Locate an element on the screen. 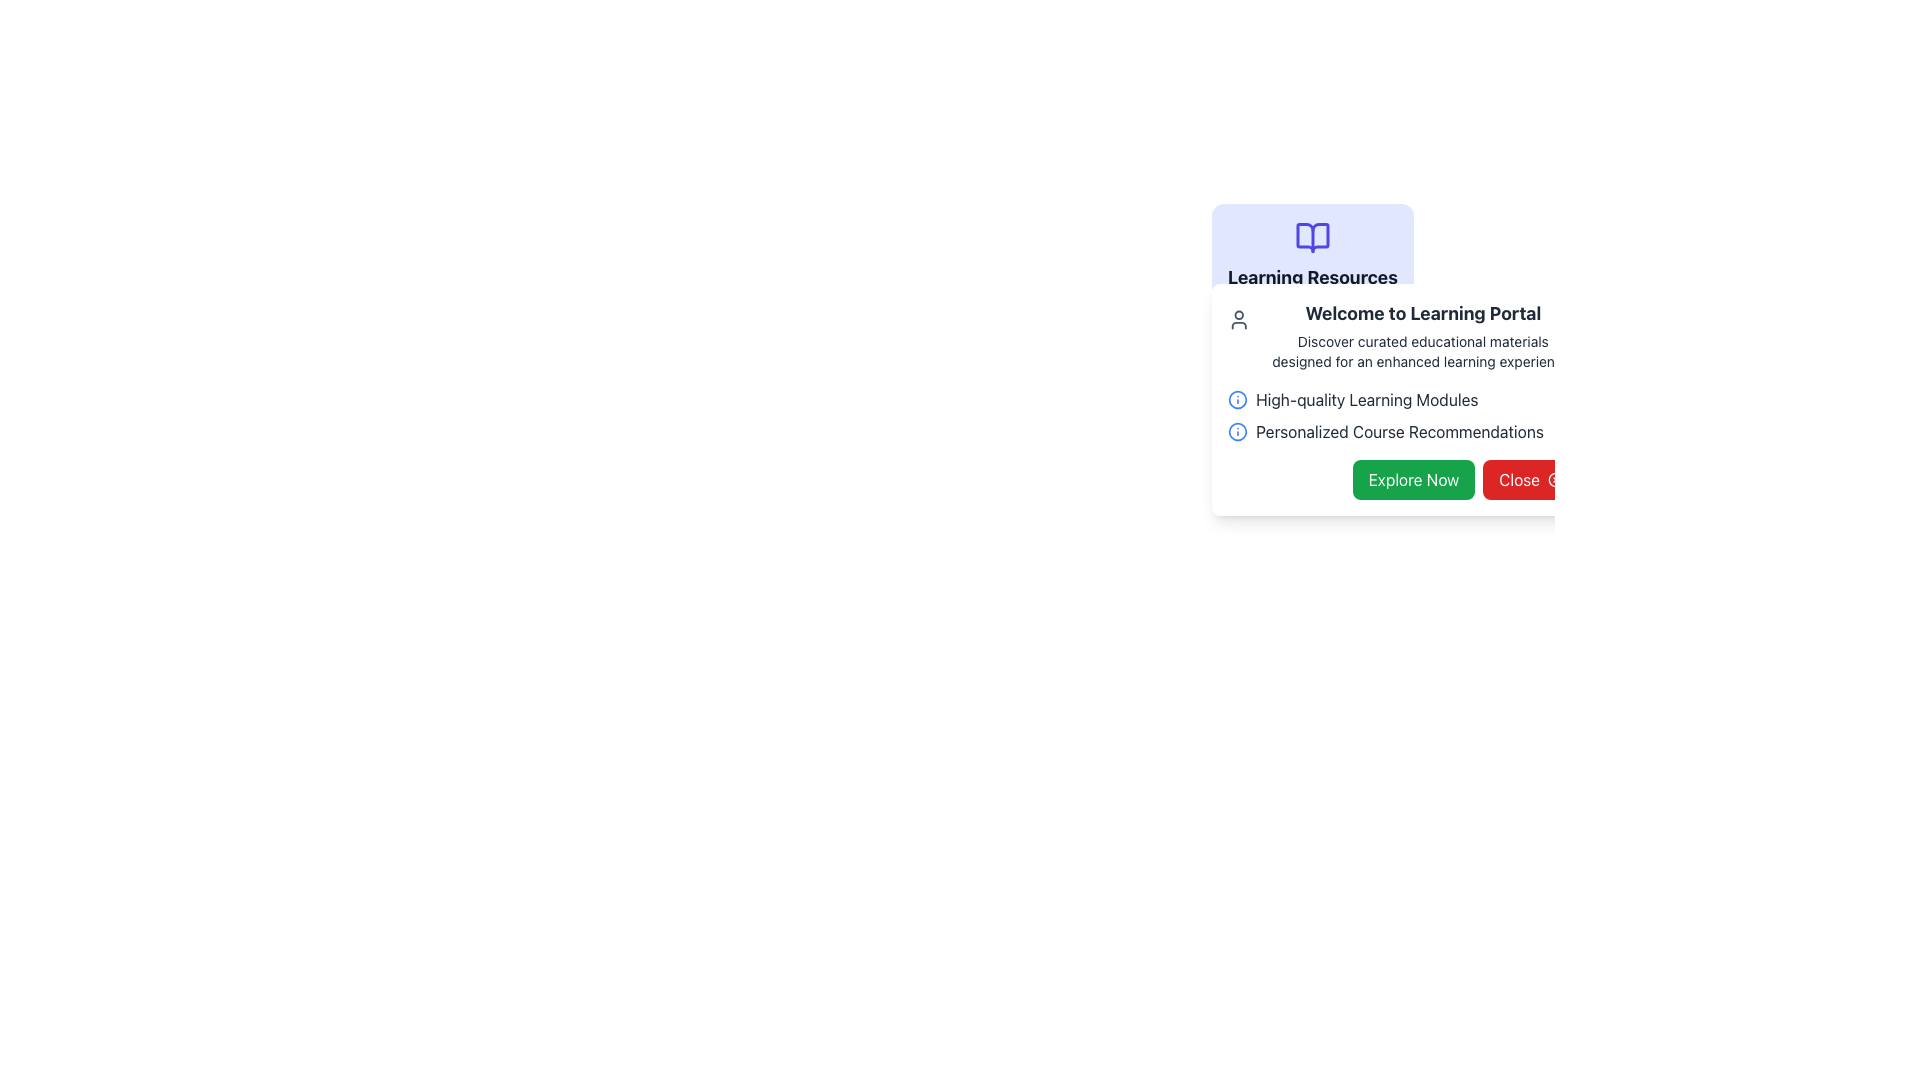 The width and height of the screenshot is (1920, 1080). the text label that reads 'High-quality Learning Modules' accompanied by a rounded blue 'i' icon, which is positioned beneath the header 'Welcome to Learning Portal' is located at coordinates (1403, 400).